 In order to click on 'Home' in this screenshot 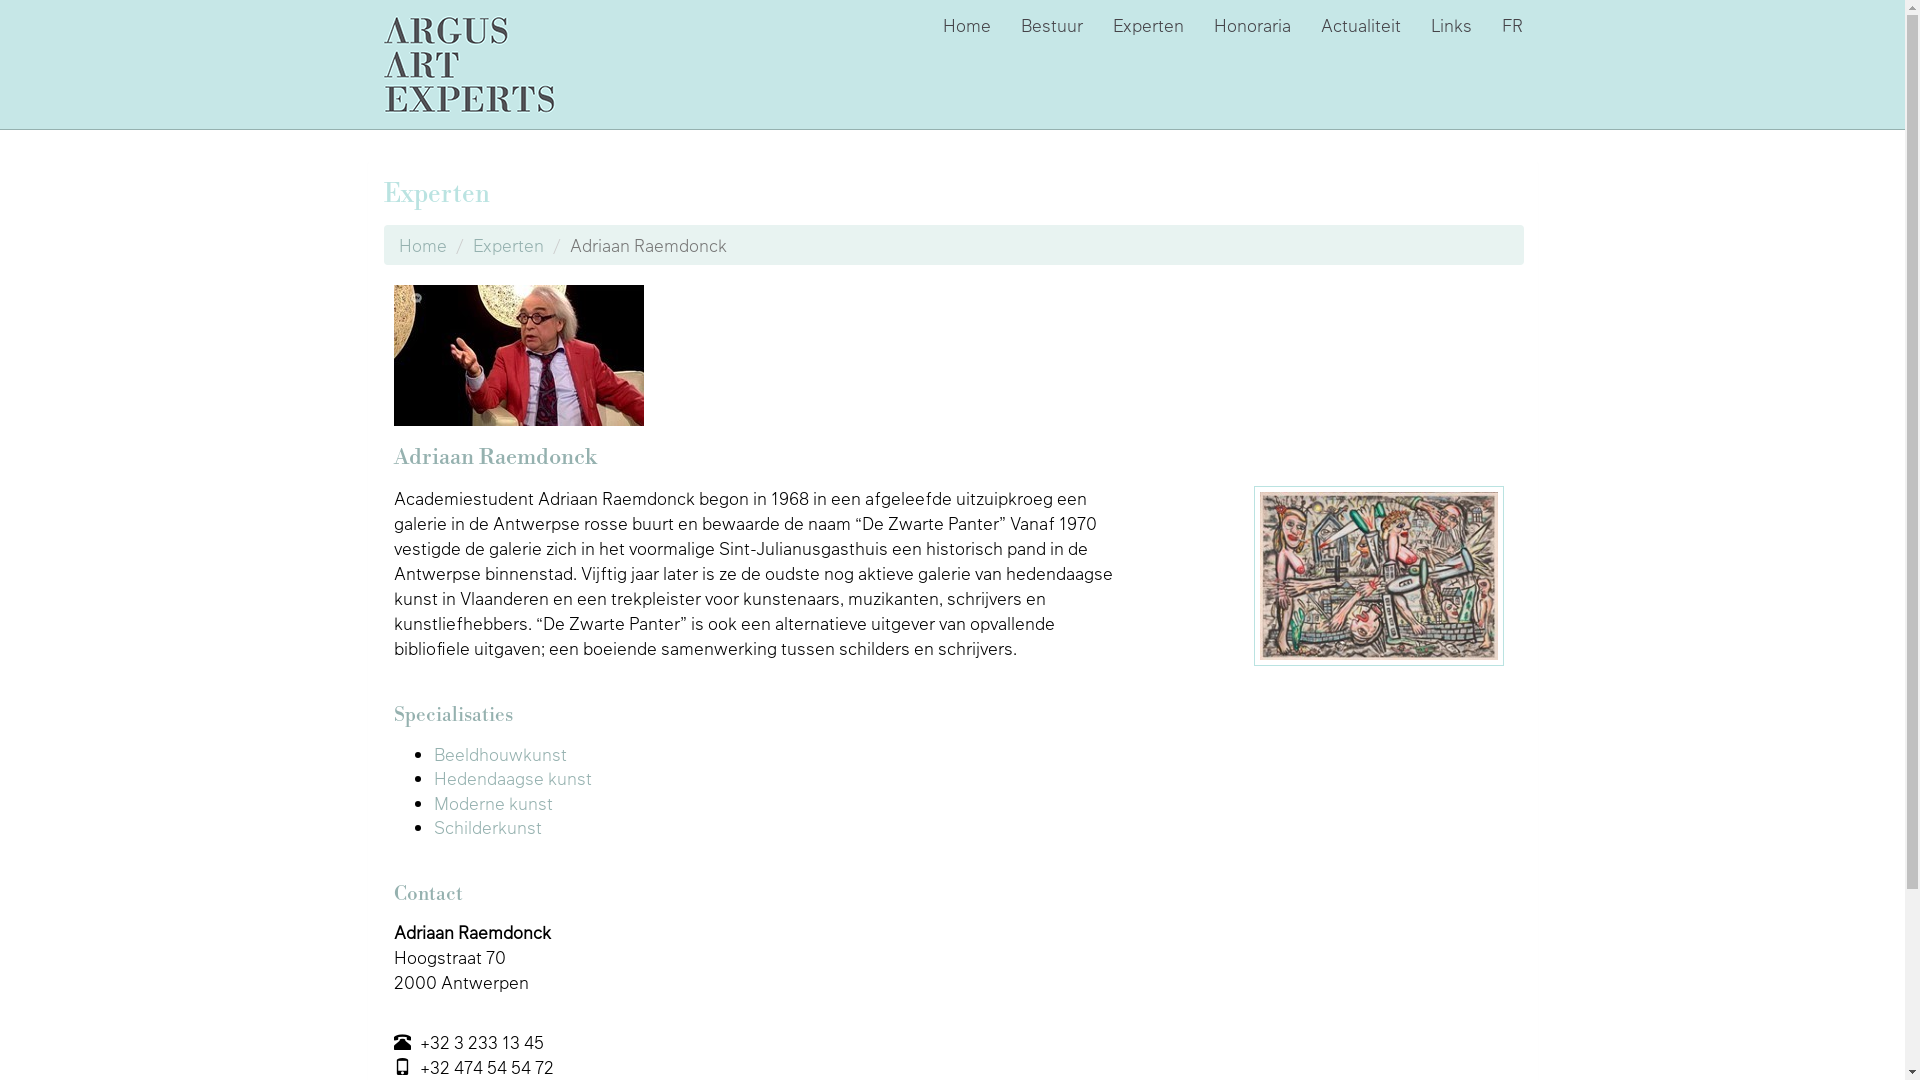, I will do `click(421, 242)`.